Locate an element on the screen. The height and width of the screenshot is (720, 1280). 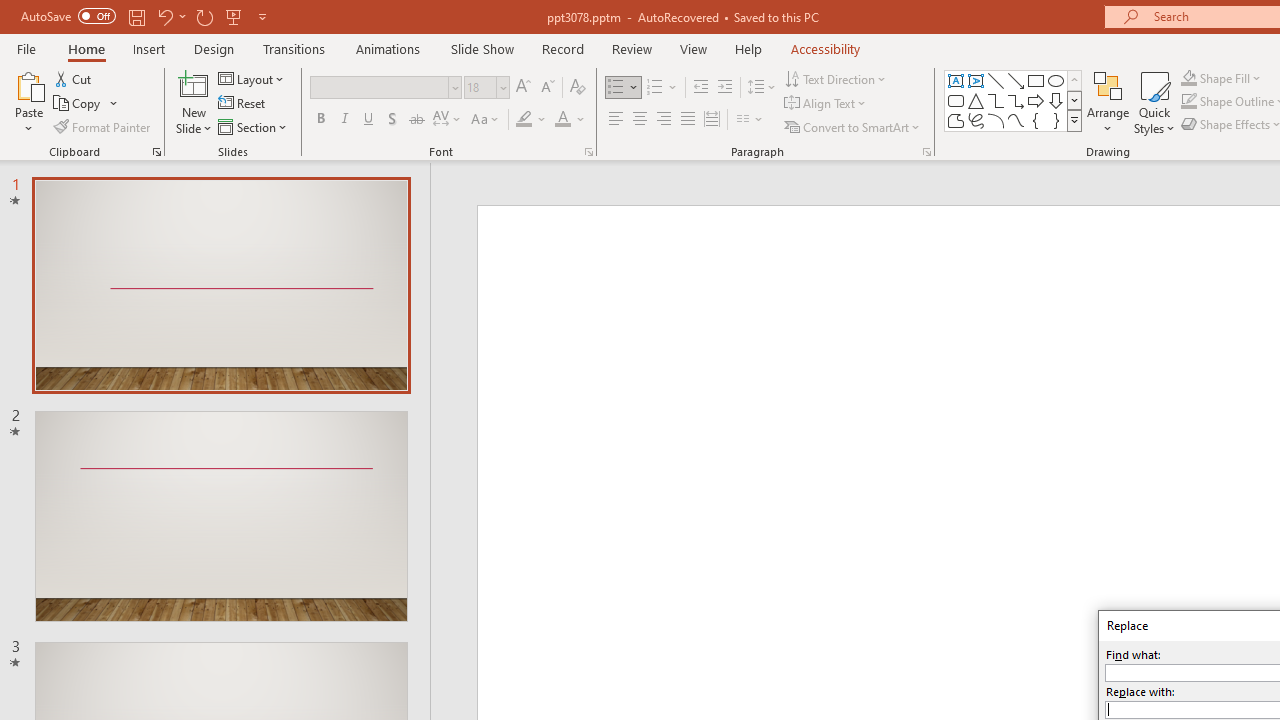
'Connector: Elbow' is located at coordinates (995, 100).